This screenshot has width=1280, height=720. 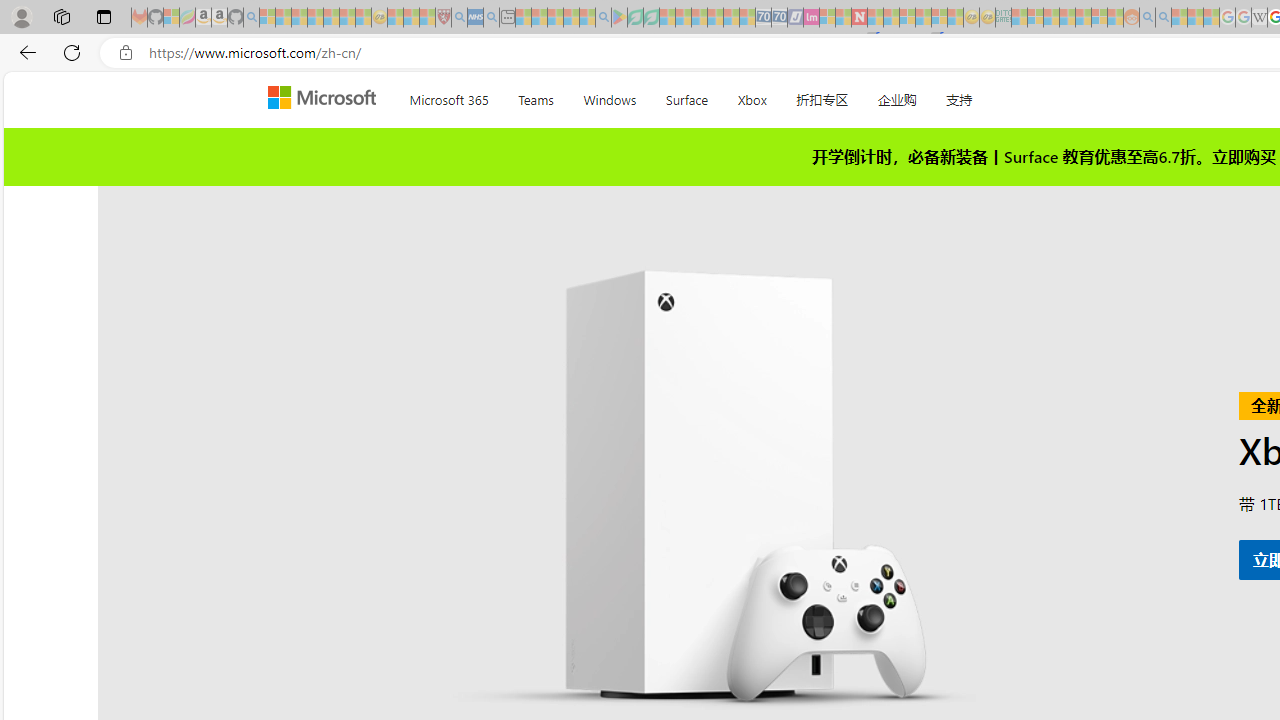 What do you see at coordinates (751, 96) in the screenshot?
I see `'Xbox'` at bounding box center [751, 96].